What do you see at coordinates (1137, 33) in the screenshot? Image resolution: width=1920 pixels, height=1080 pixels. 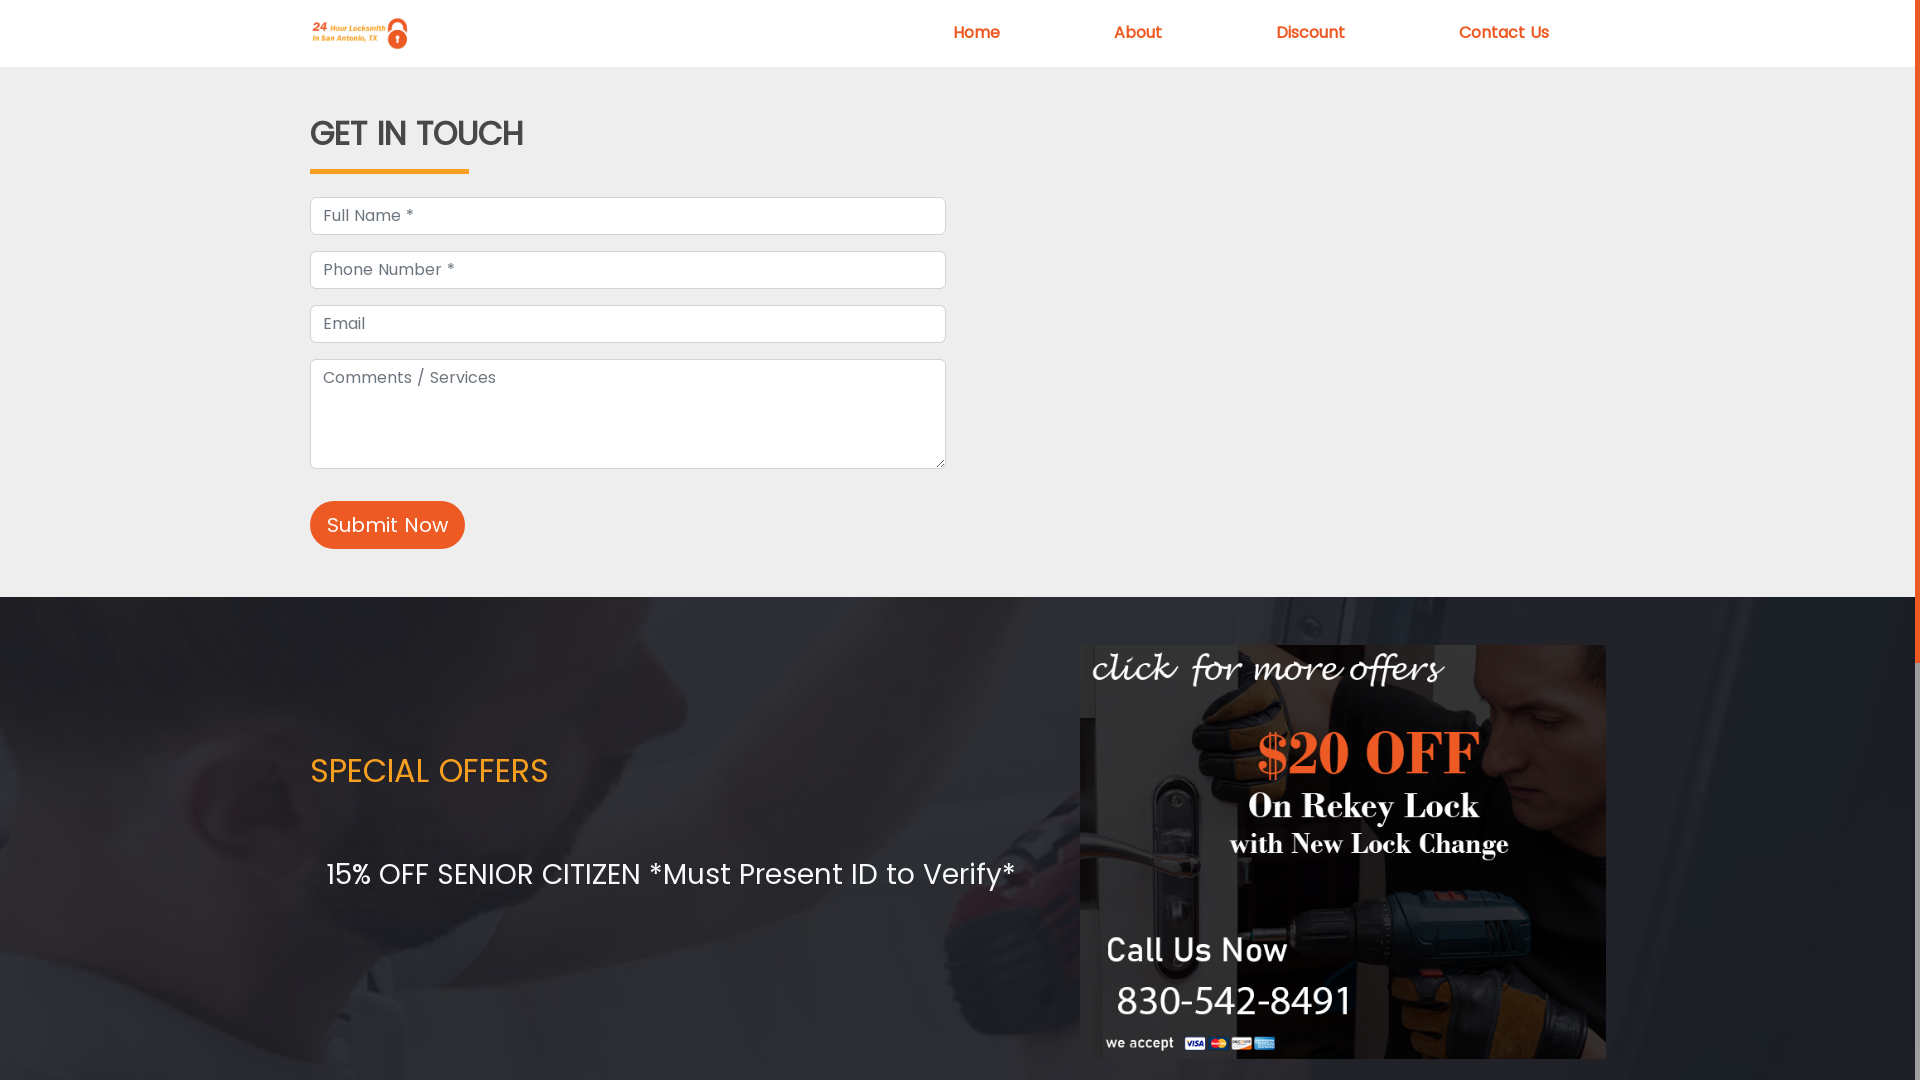 I see `'About'` at bounding box center [1137, 33].